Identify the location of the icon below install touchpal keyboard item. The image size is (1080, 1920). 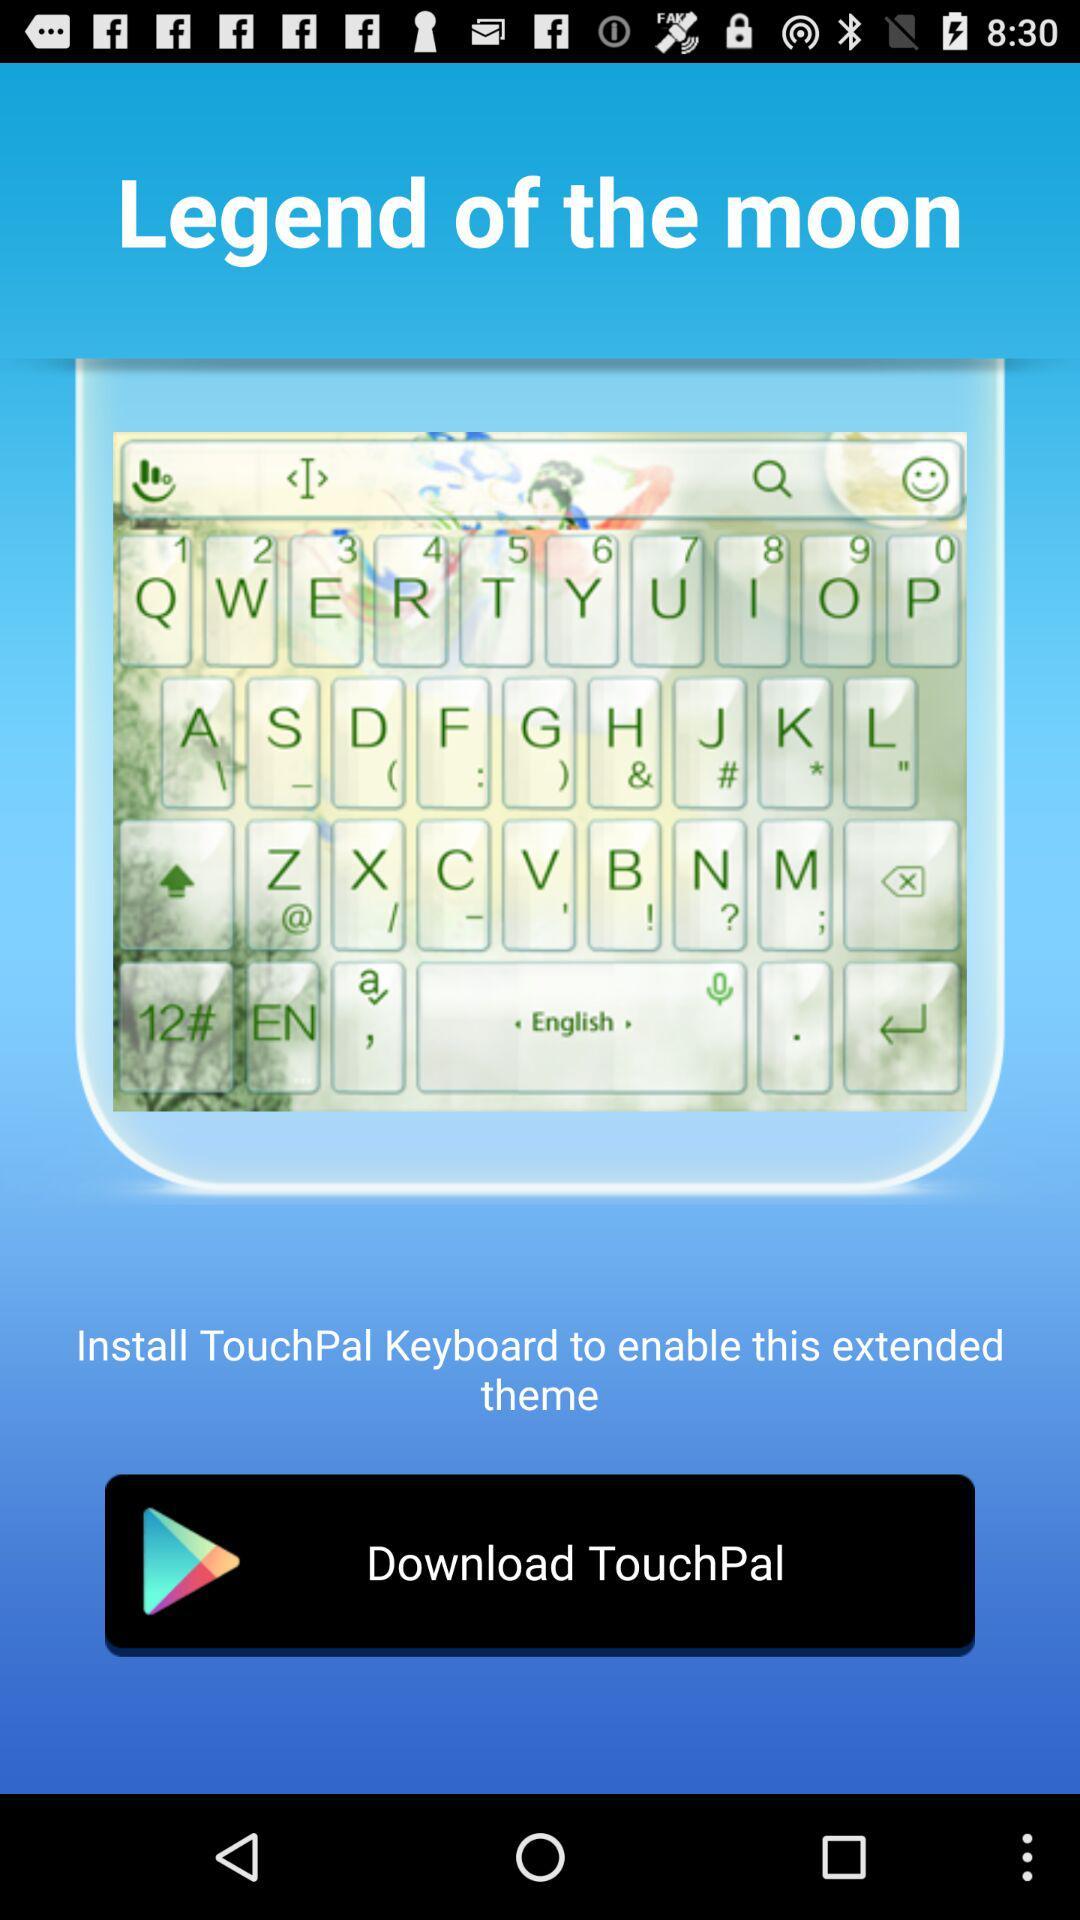
(540, 1564).